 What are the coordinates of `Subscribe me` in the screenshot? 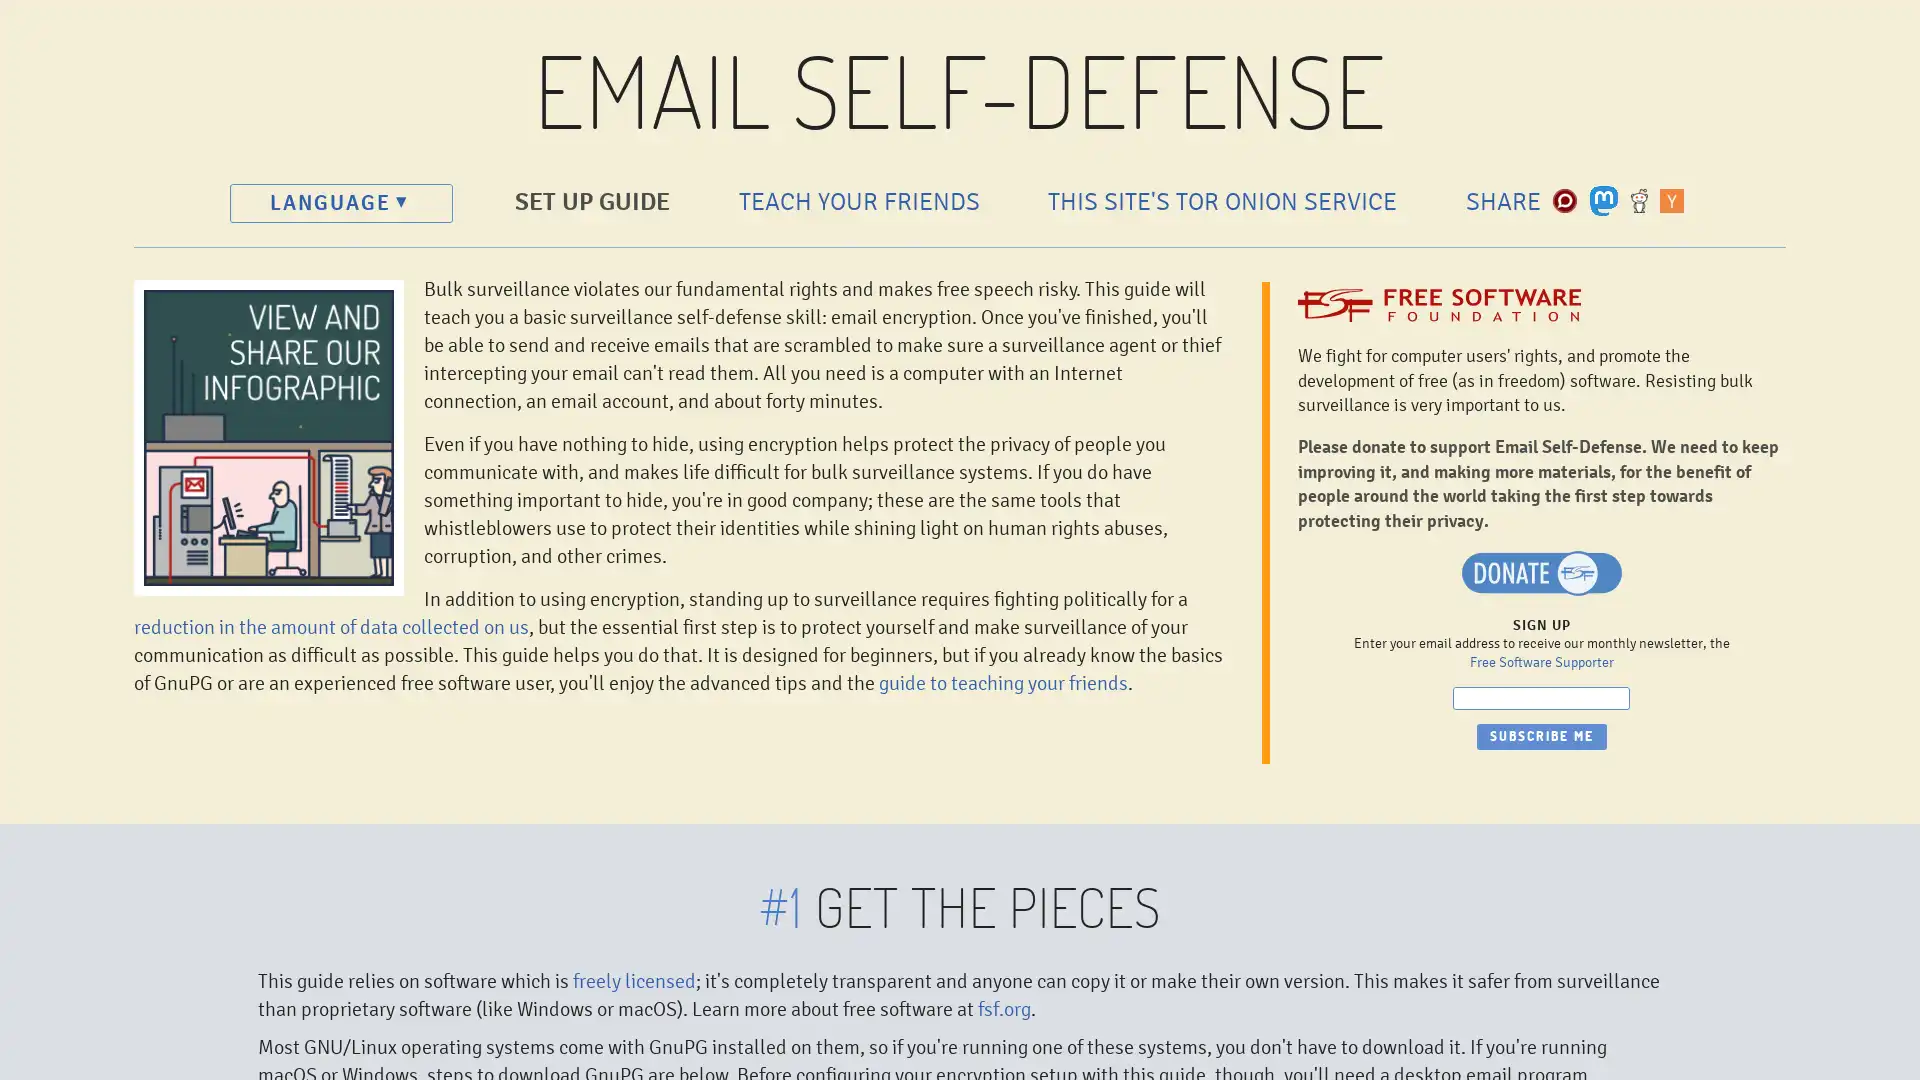 It's located at (1540, 736).